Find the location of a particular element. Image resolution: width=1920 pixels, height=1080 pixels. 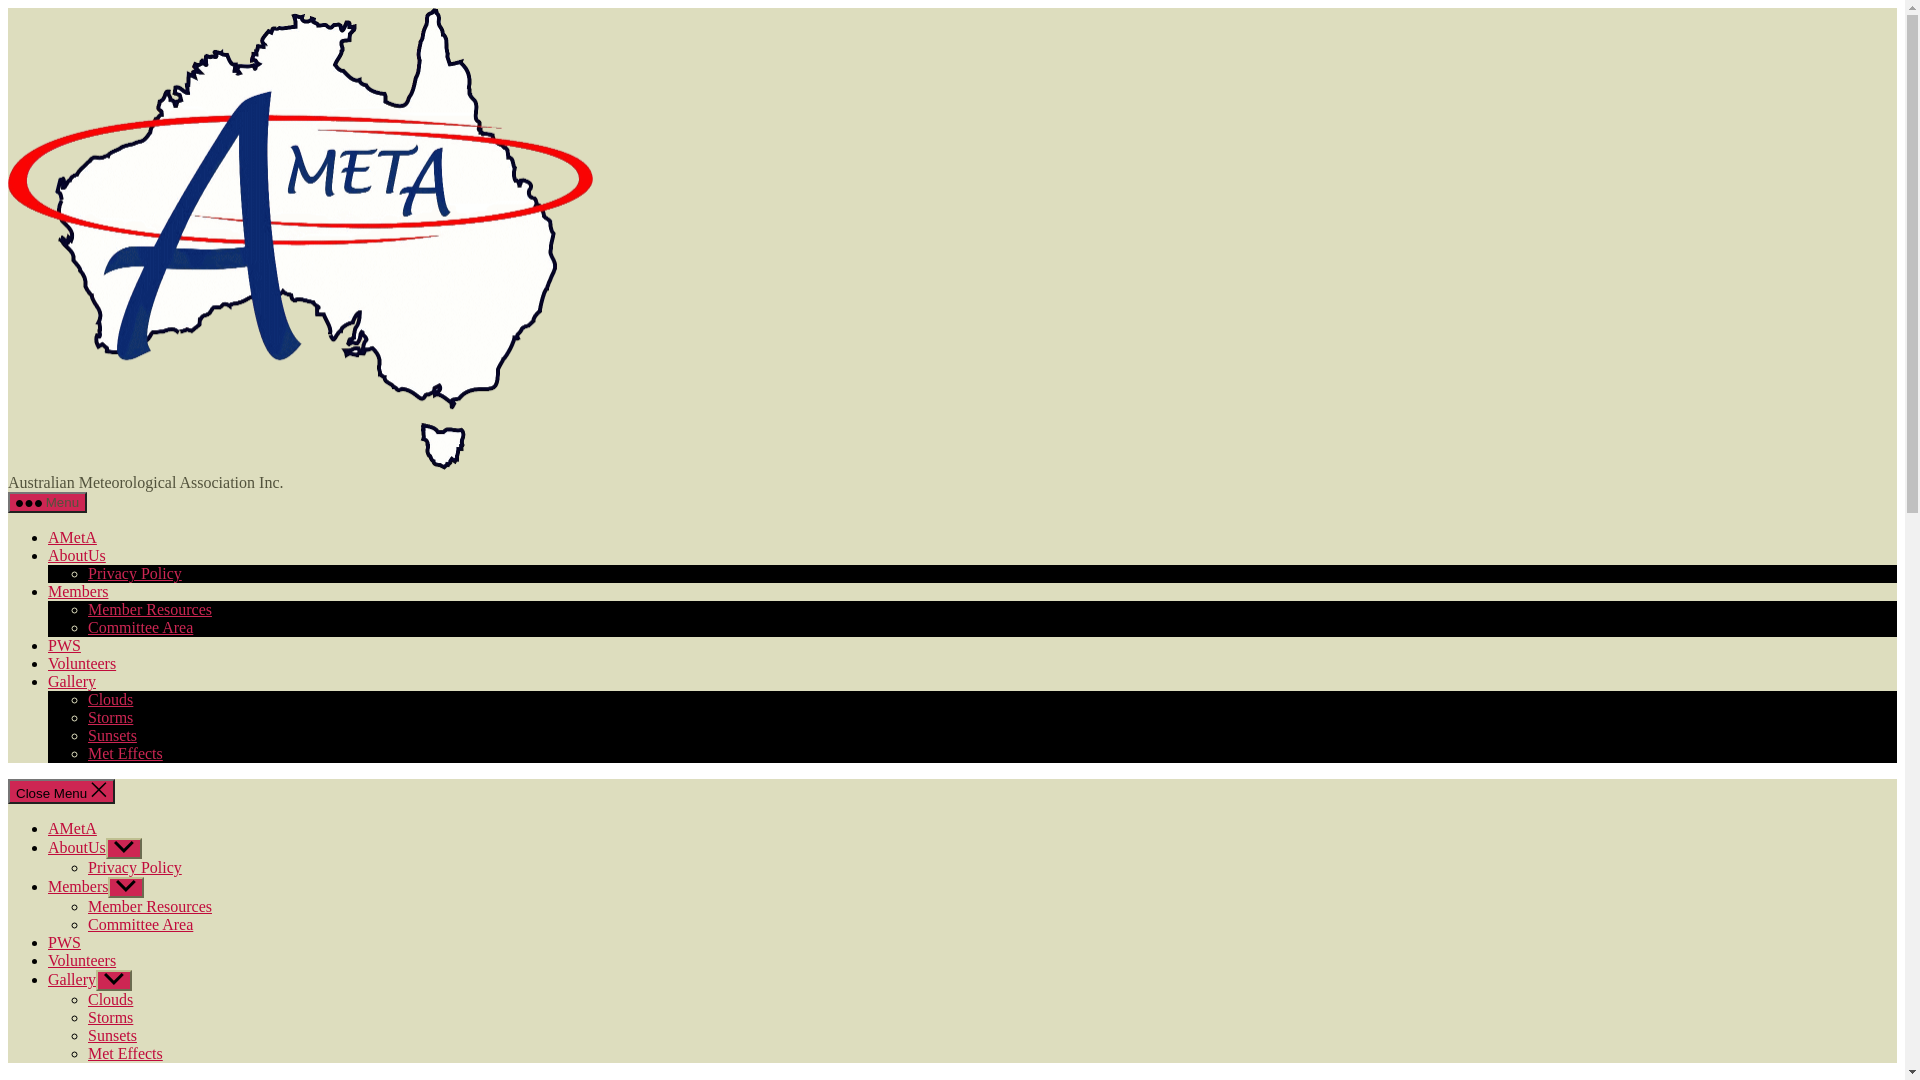

'Volunteers' is located at coordinates (80, 663).